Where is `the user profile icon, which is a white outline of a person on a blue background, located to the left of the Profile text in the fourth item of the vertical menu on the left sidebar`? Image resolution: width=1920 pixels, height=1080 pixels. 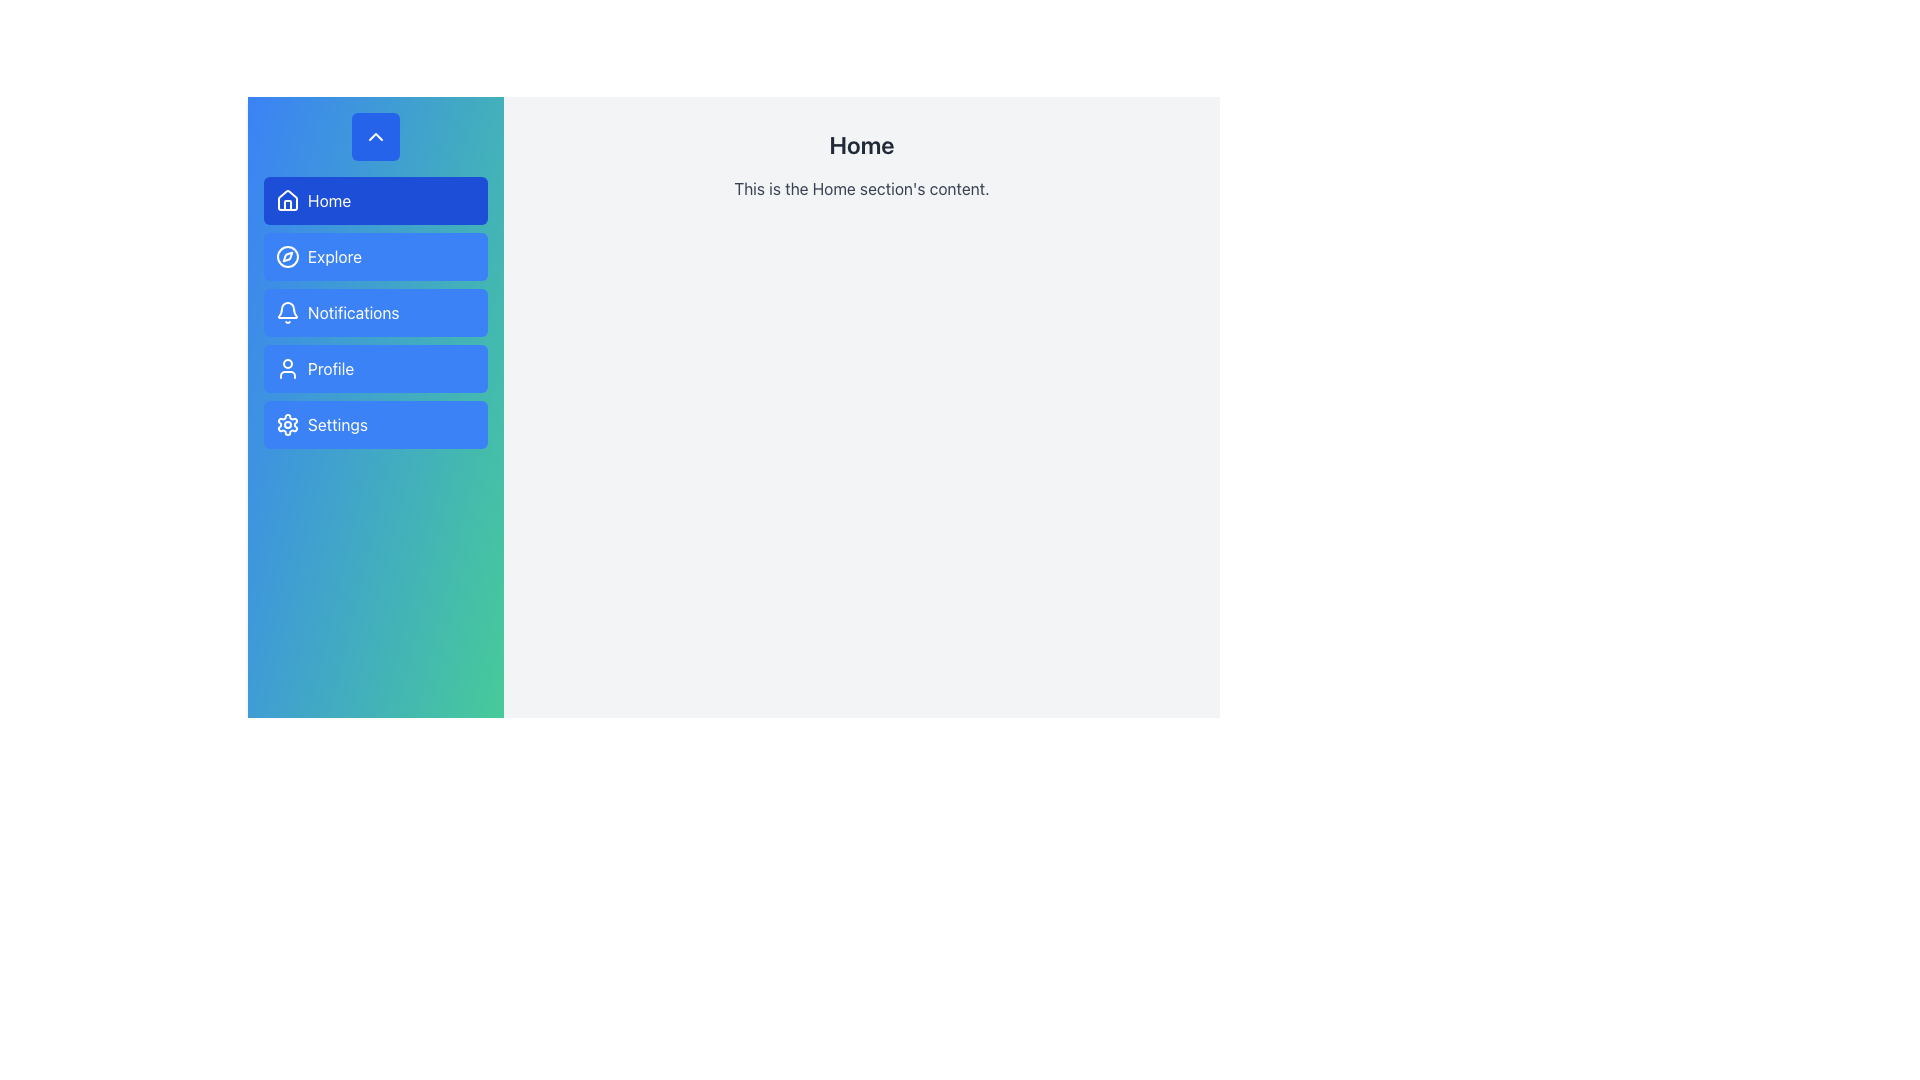 the user profile icon, which is a white outline of a person on a blue background, located to the left of the Profile text in the fourth item of the vertical menu on the left sidebar is located at coordinates (287, 369).